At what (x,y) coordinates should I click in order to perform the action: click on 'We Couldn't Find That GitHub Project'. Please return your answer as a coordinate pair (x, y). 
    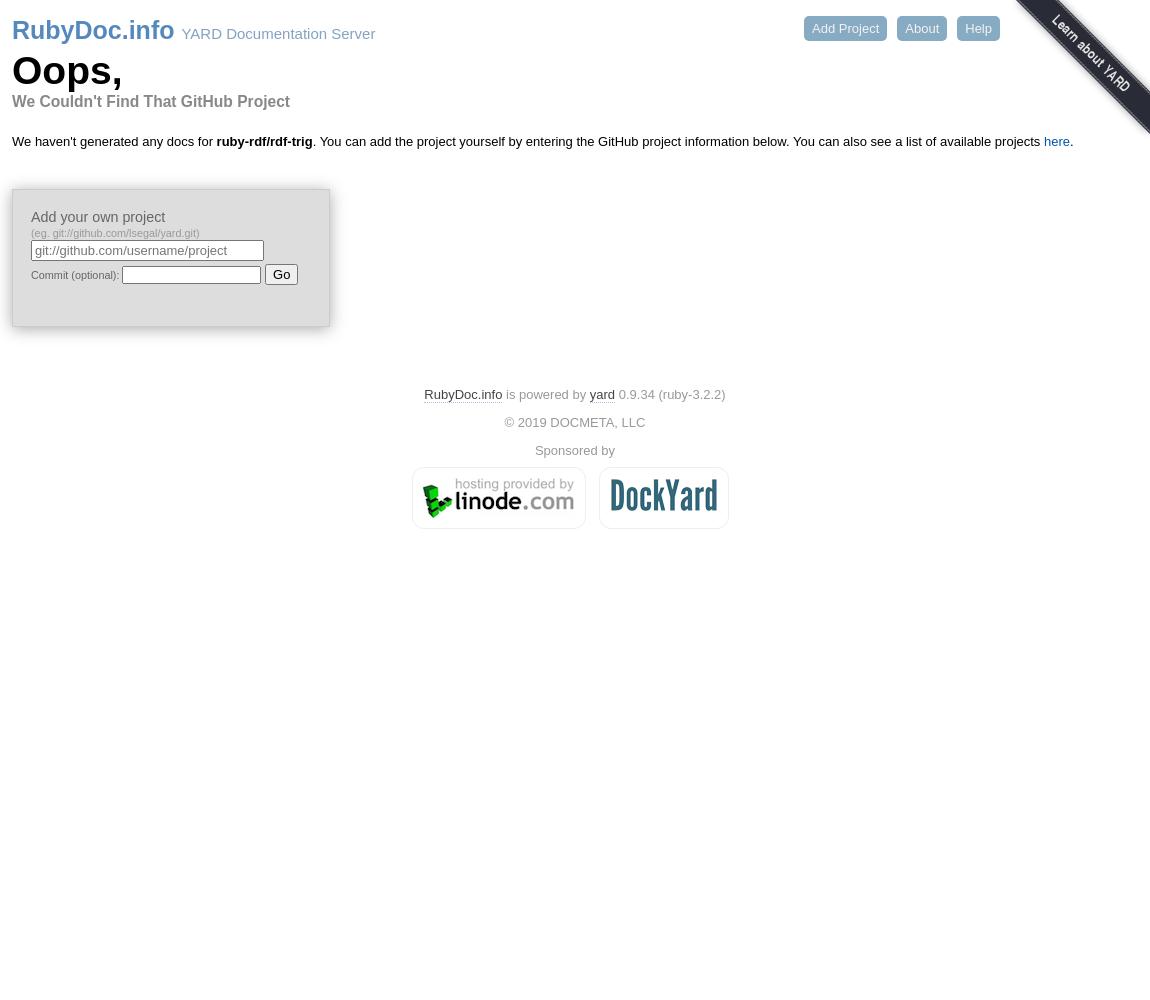
    Looking at the image, I should click on (10, 100).